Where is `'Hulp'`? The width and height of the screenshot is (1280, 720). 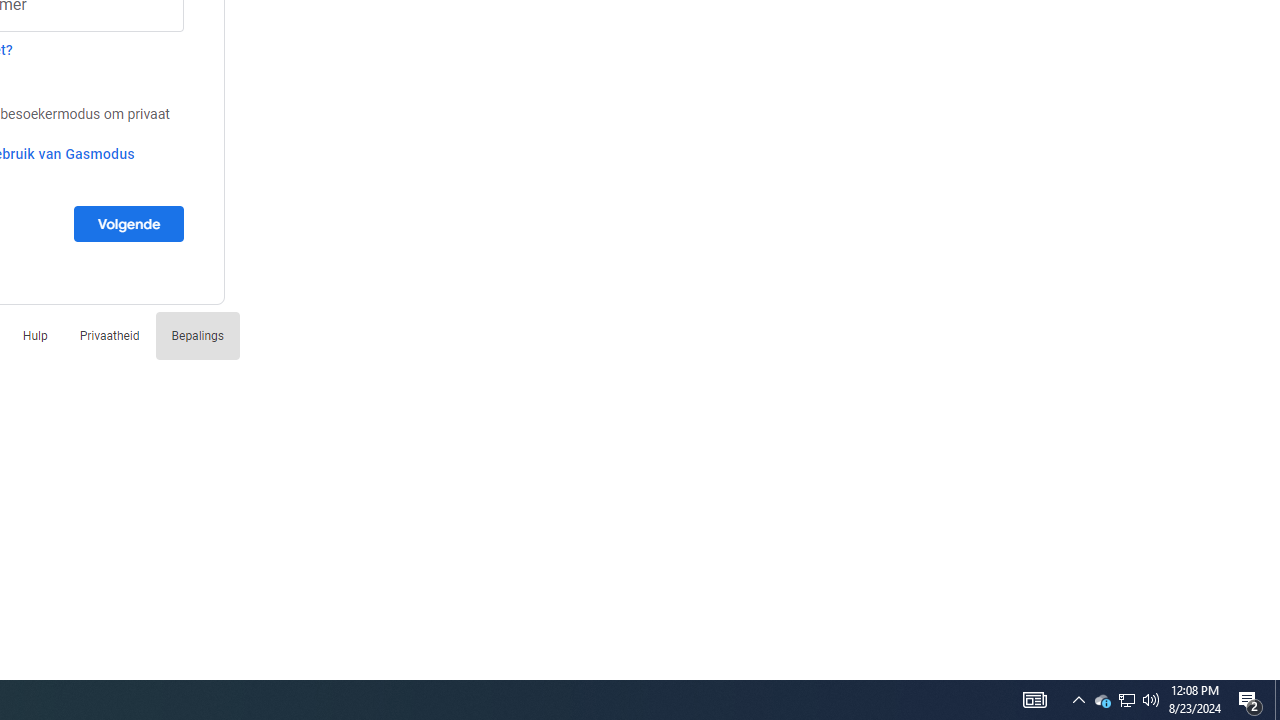 'Hulp' is located at coordinates (35, 334).